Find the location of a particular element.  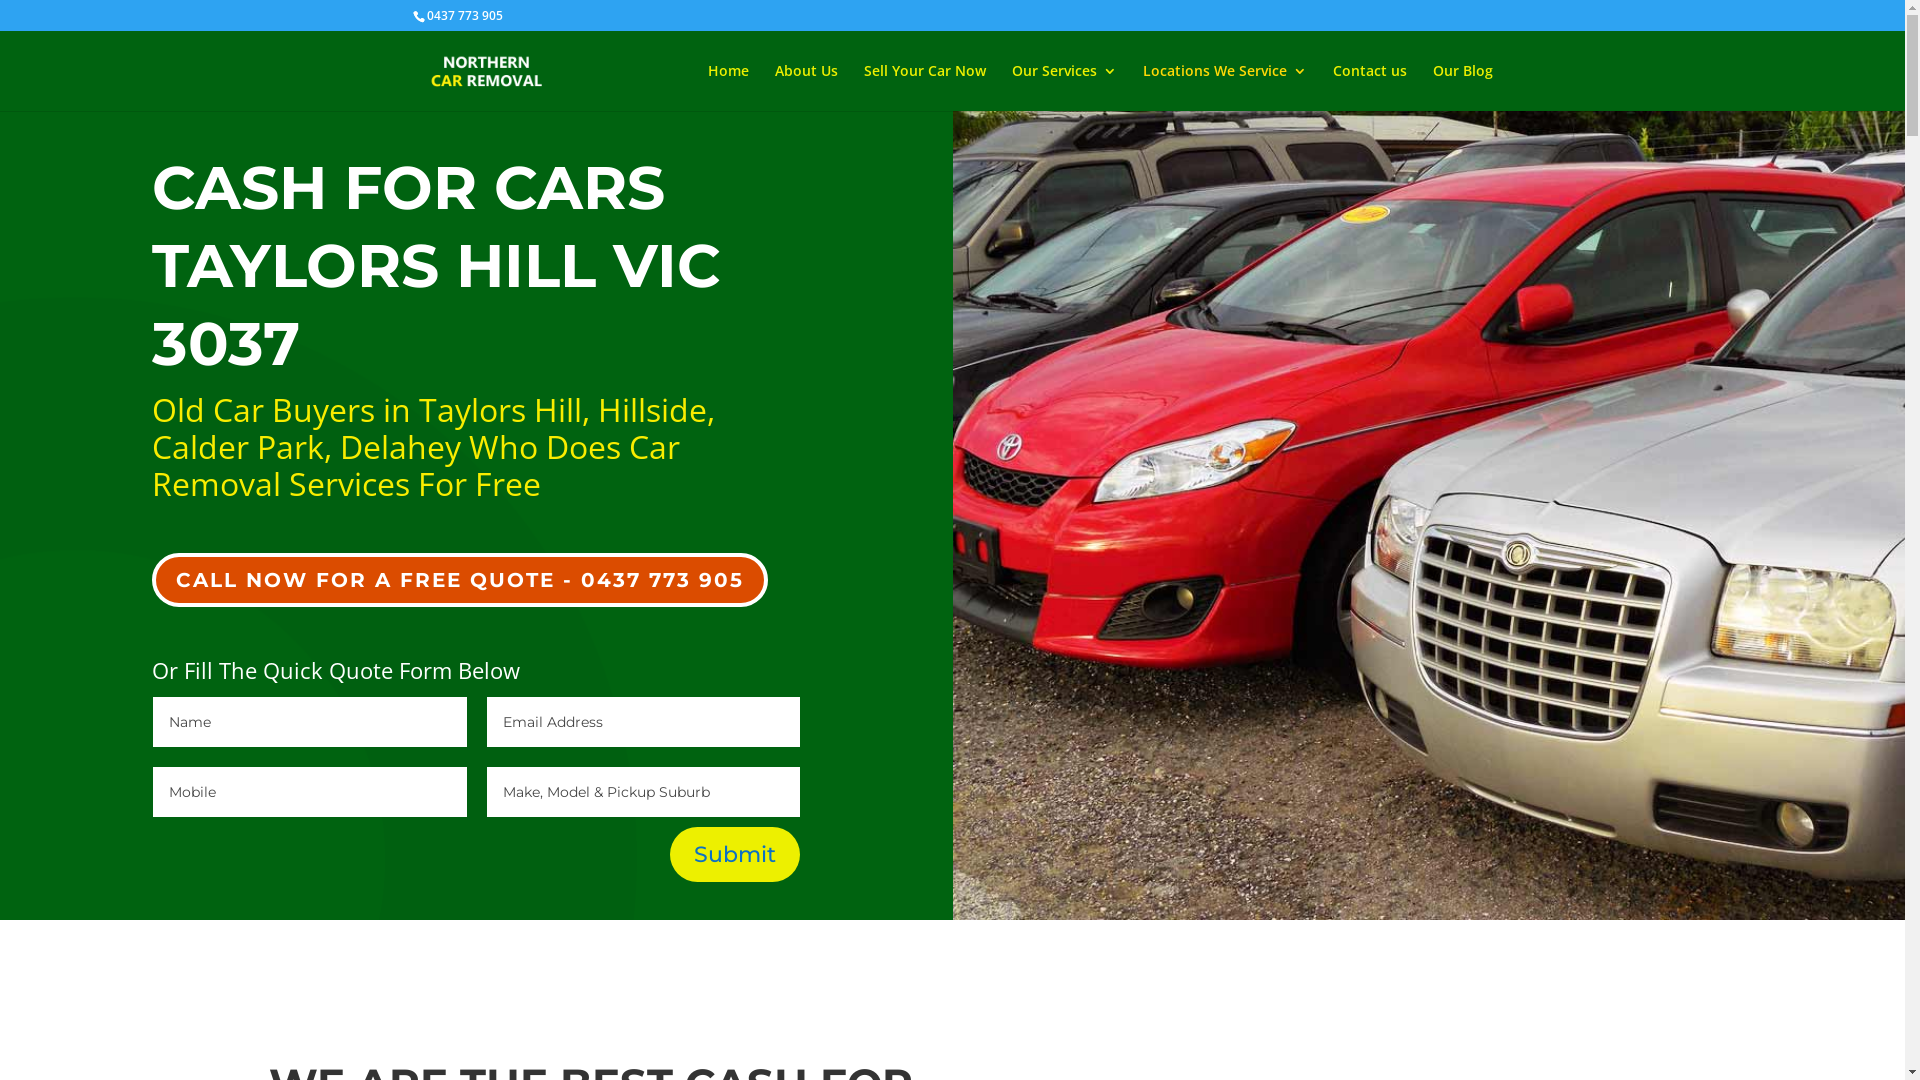

'Our Services' is located at coordinates (1063, 86).